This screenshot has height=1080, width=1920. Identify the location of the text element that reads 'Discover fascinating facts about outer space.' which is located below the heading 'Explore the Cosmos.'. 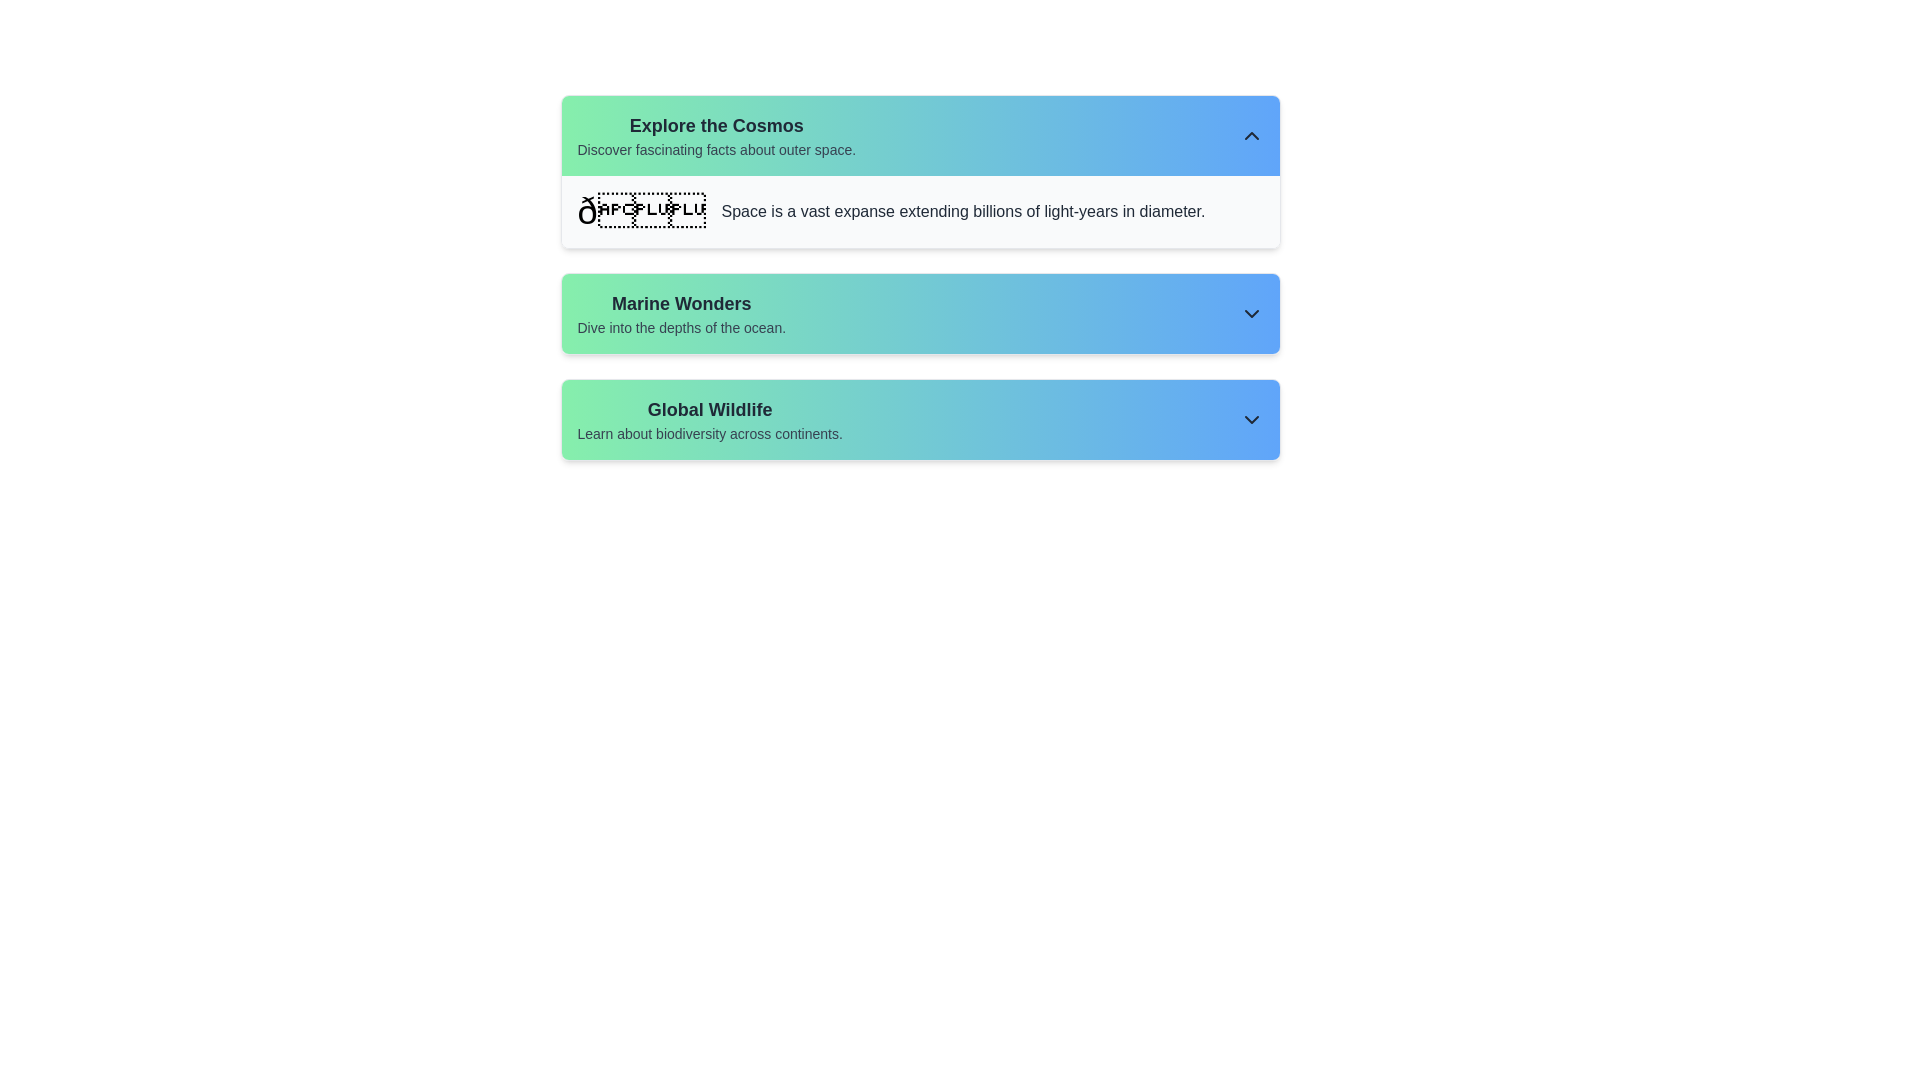
(716, 149).